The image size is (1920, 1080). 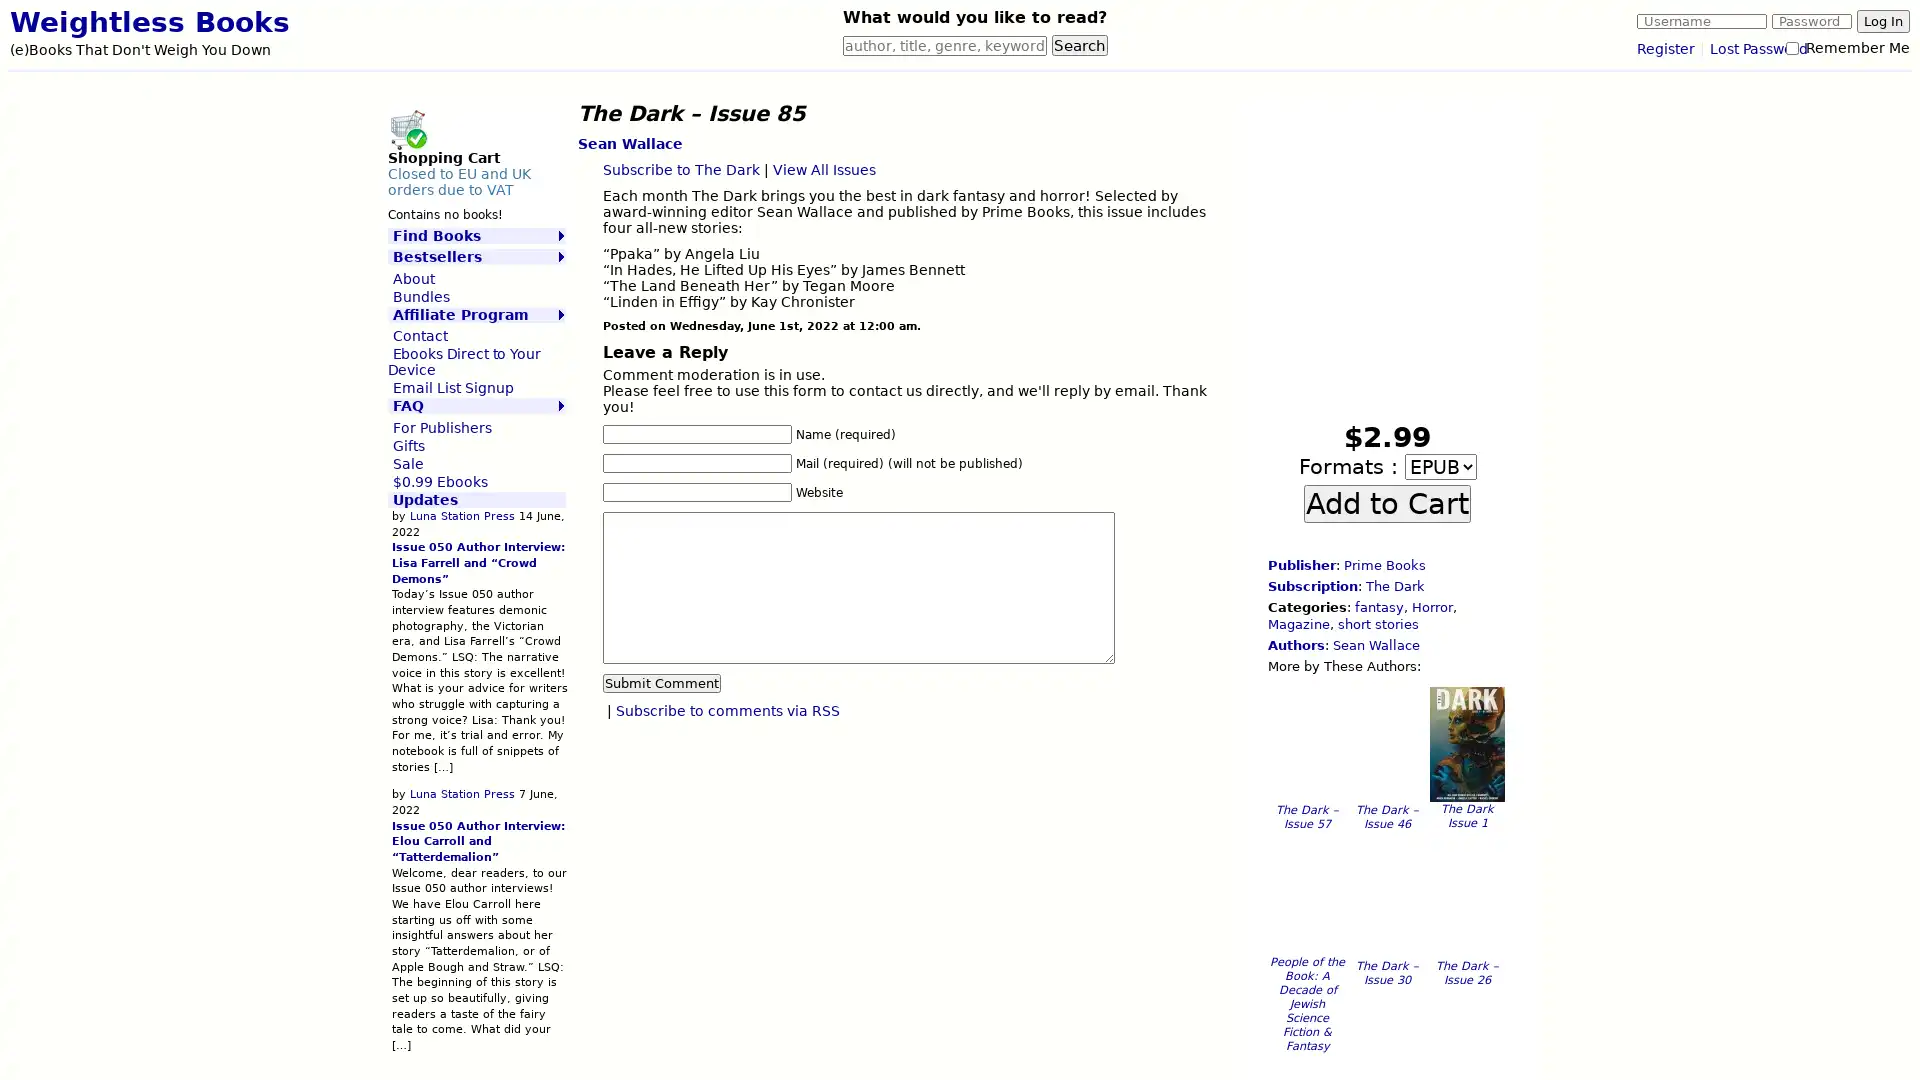 I want to click on Submit Comment, so click(x=661, y=681).